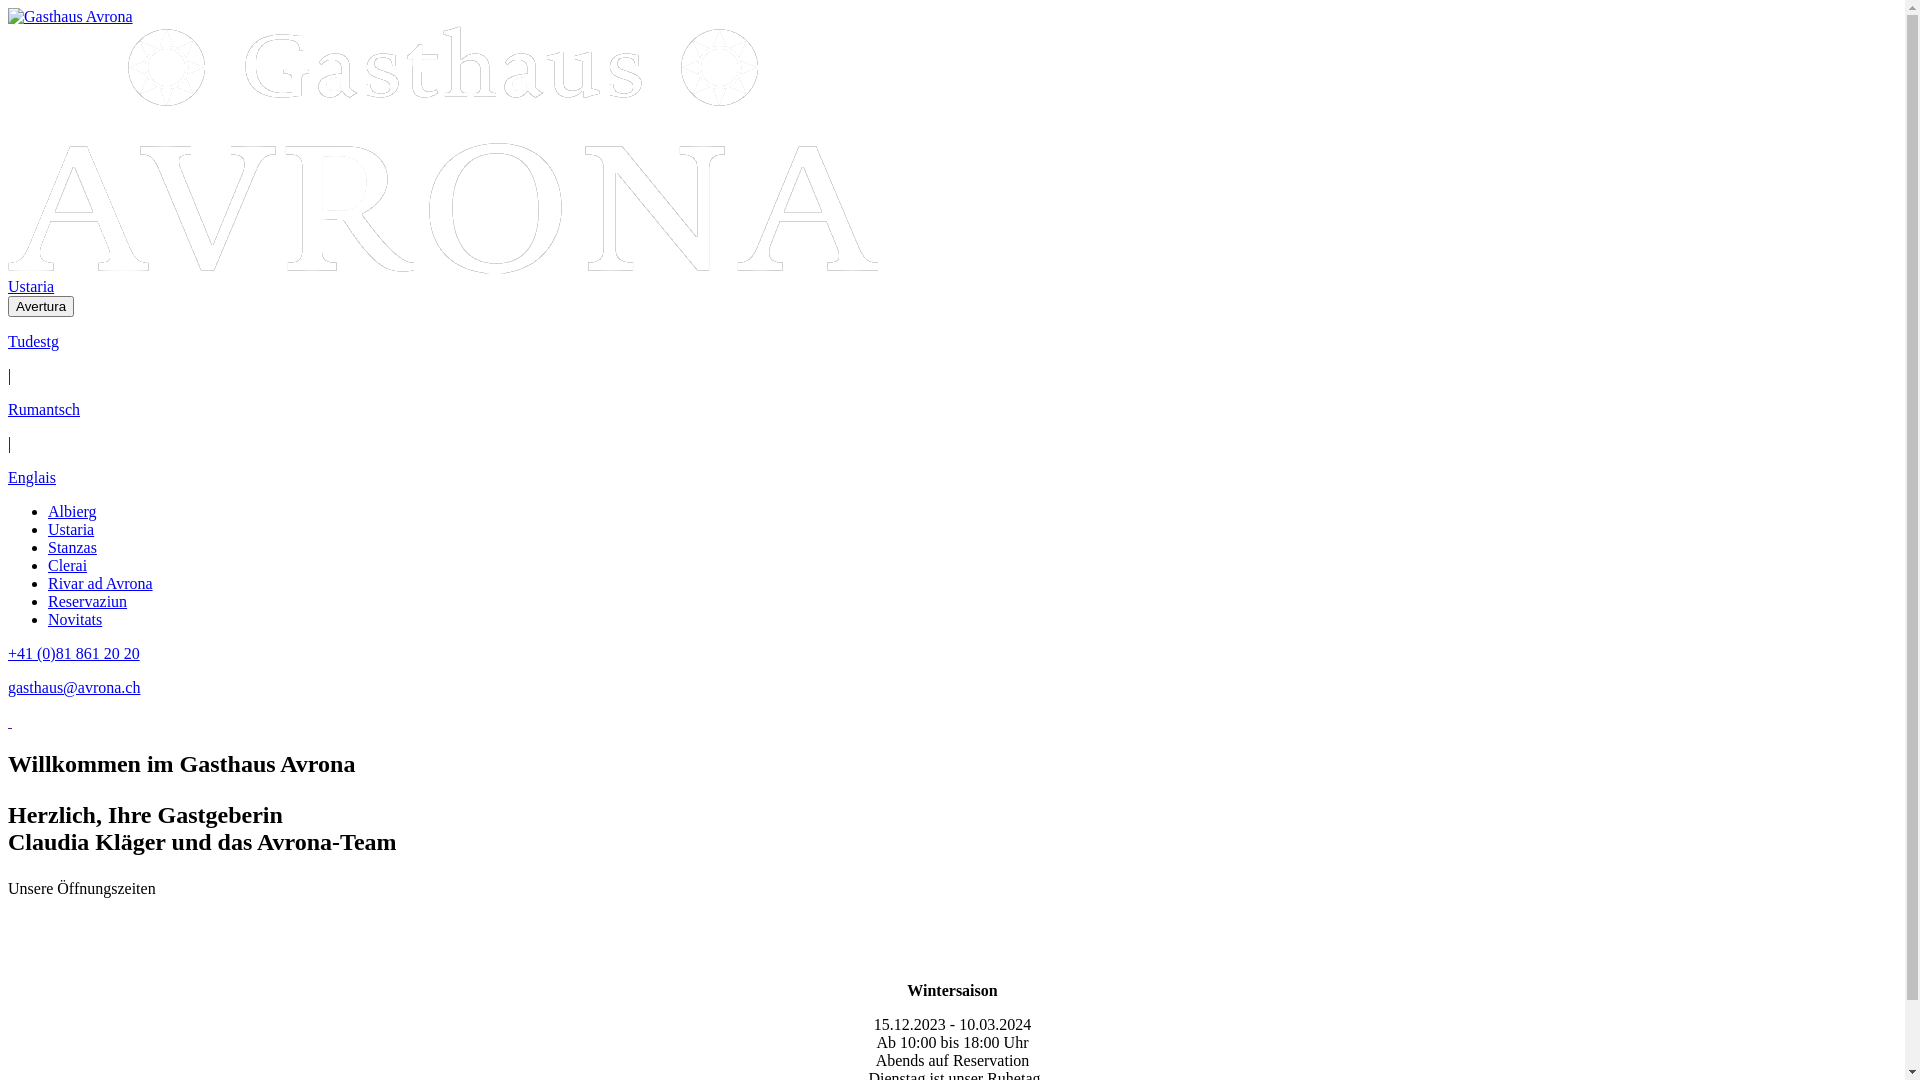 This screenshot has height=1080, width=1920. What do you see at coordinates (8, 340) in the screenshot?
I see `'Tudestg'` at bounding box center [8, 340].